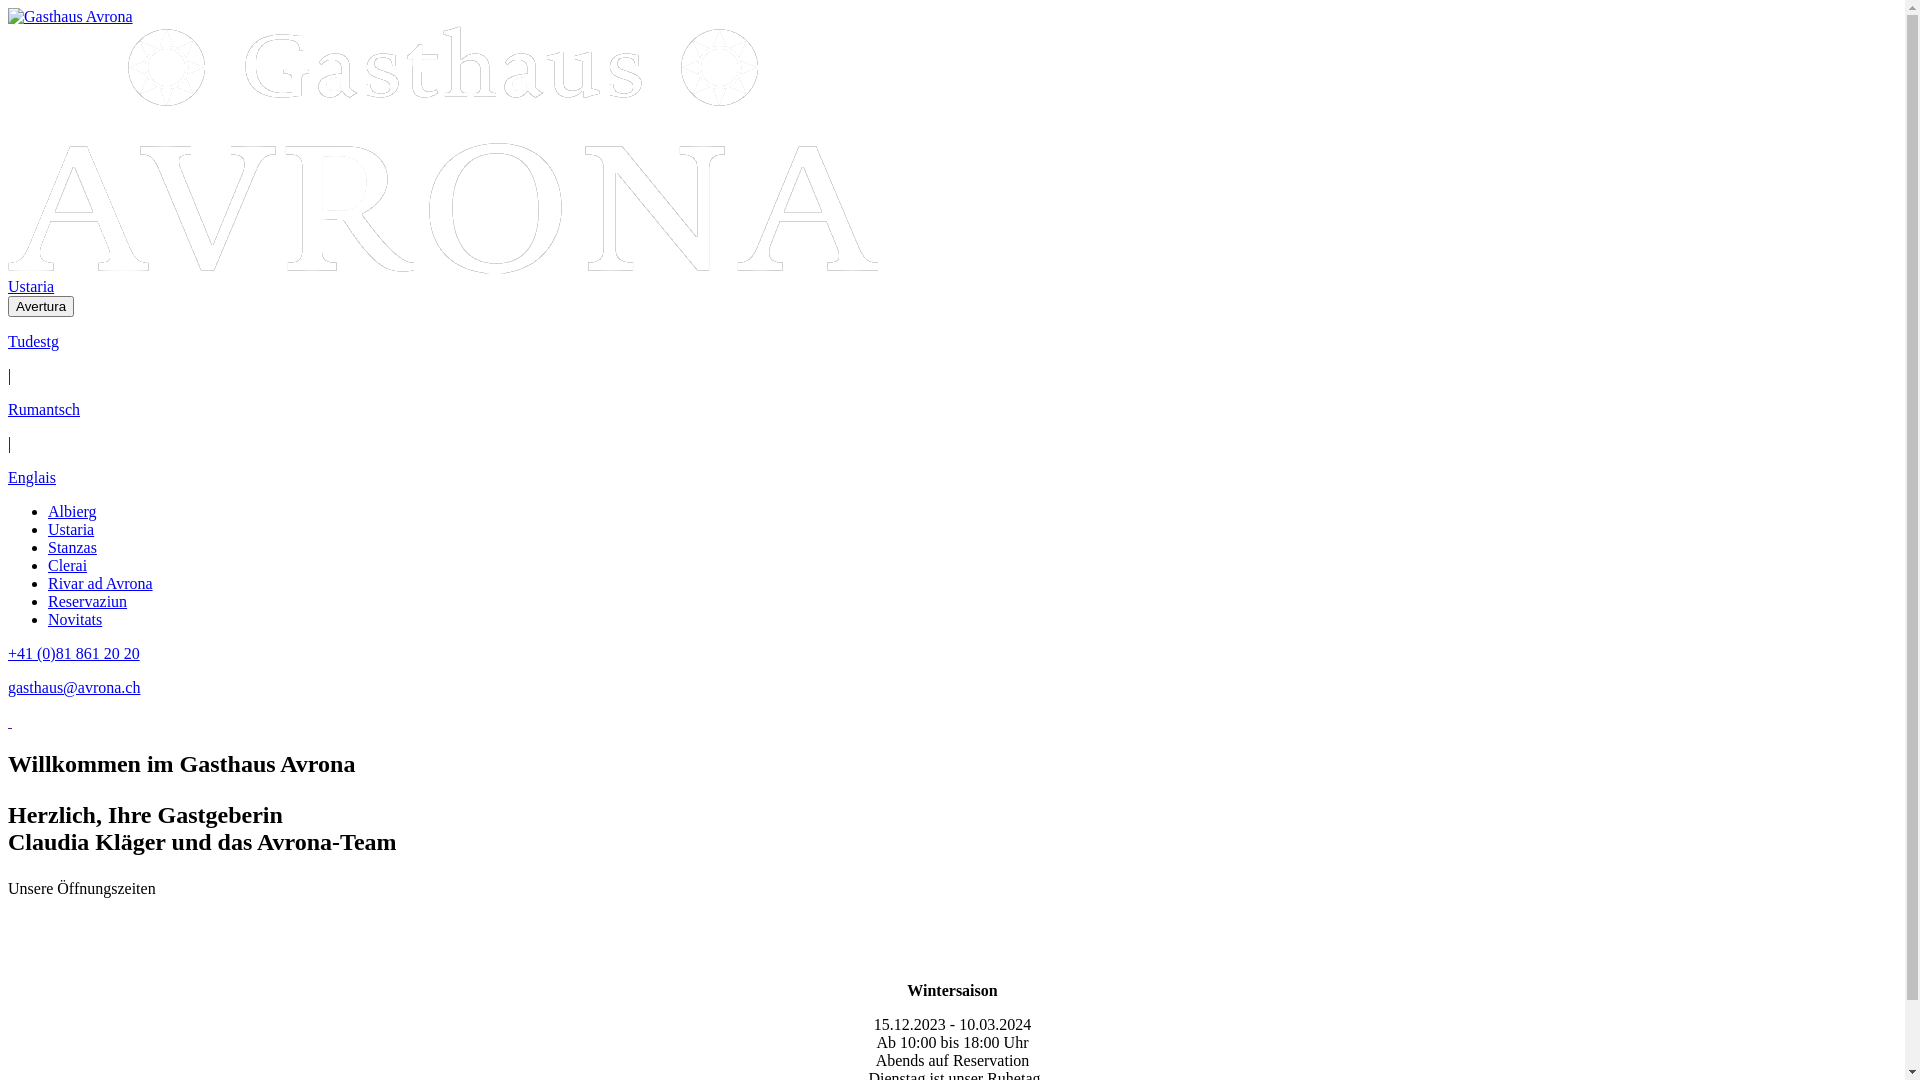 This screenshot has height=1080, width=1920. What do you see at coordinates (8, 340) in the screenshot?
I see `'Tudestg'` at bounding box center [8, 340].